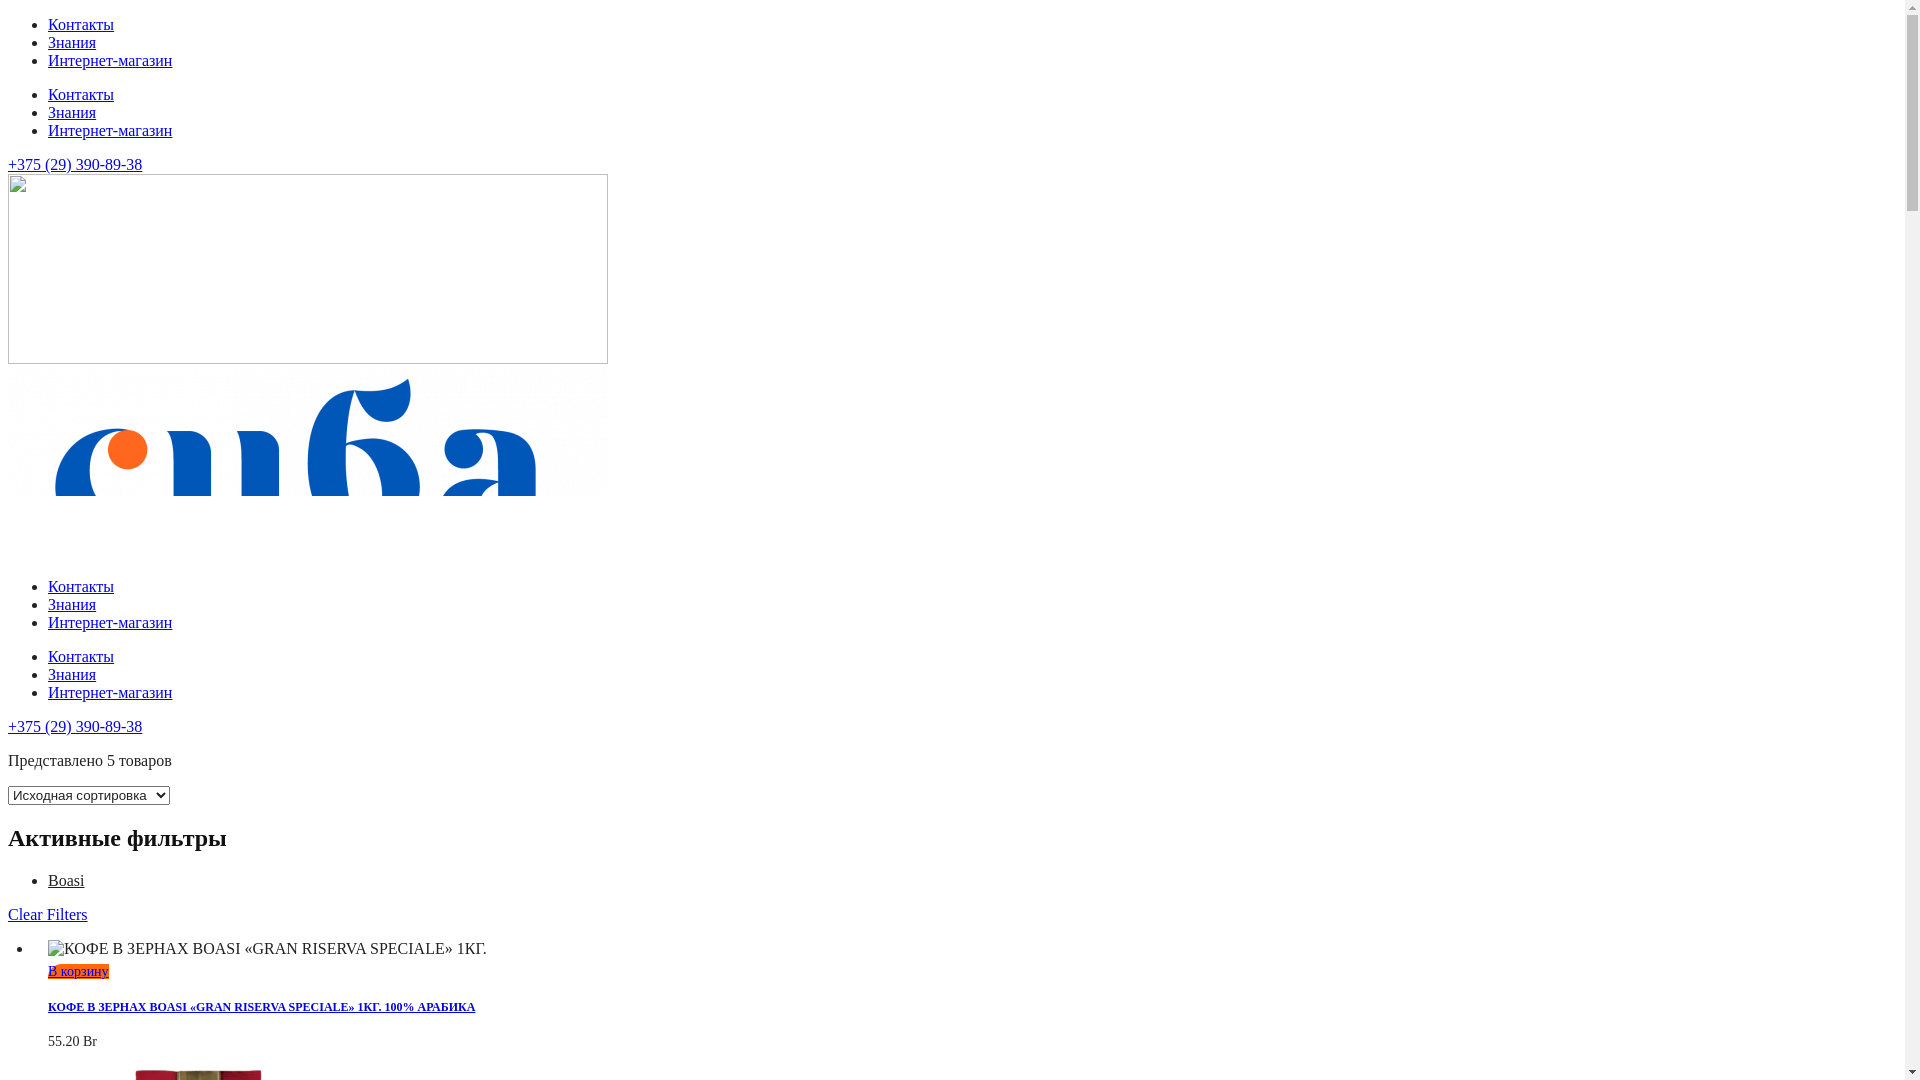 This screenshot has height=1080, width=1920. Describe the element at coordinates (48, 879) in the screenshot. I see `'Boasi'` at that location.